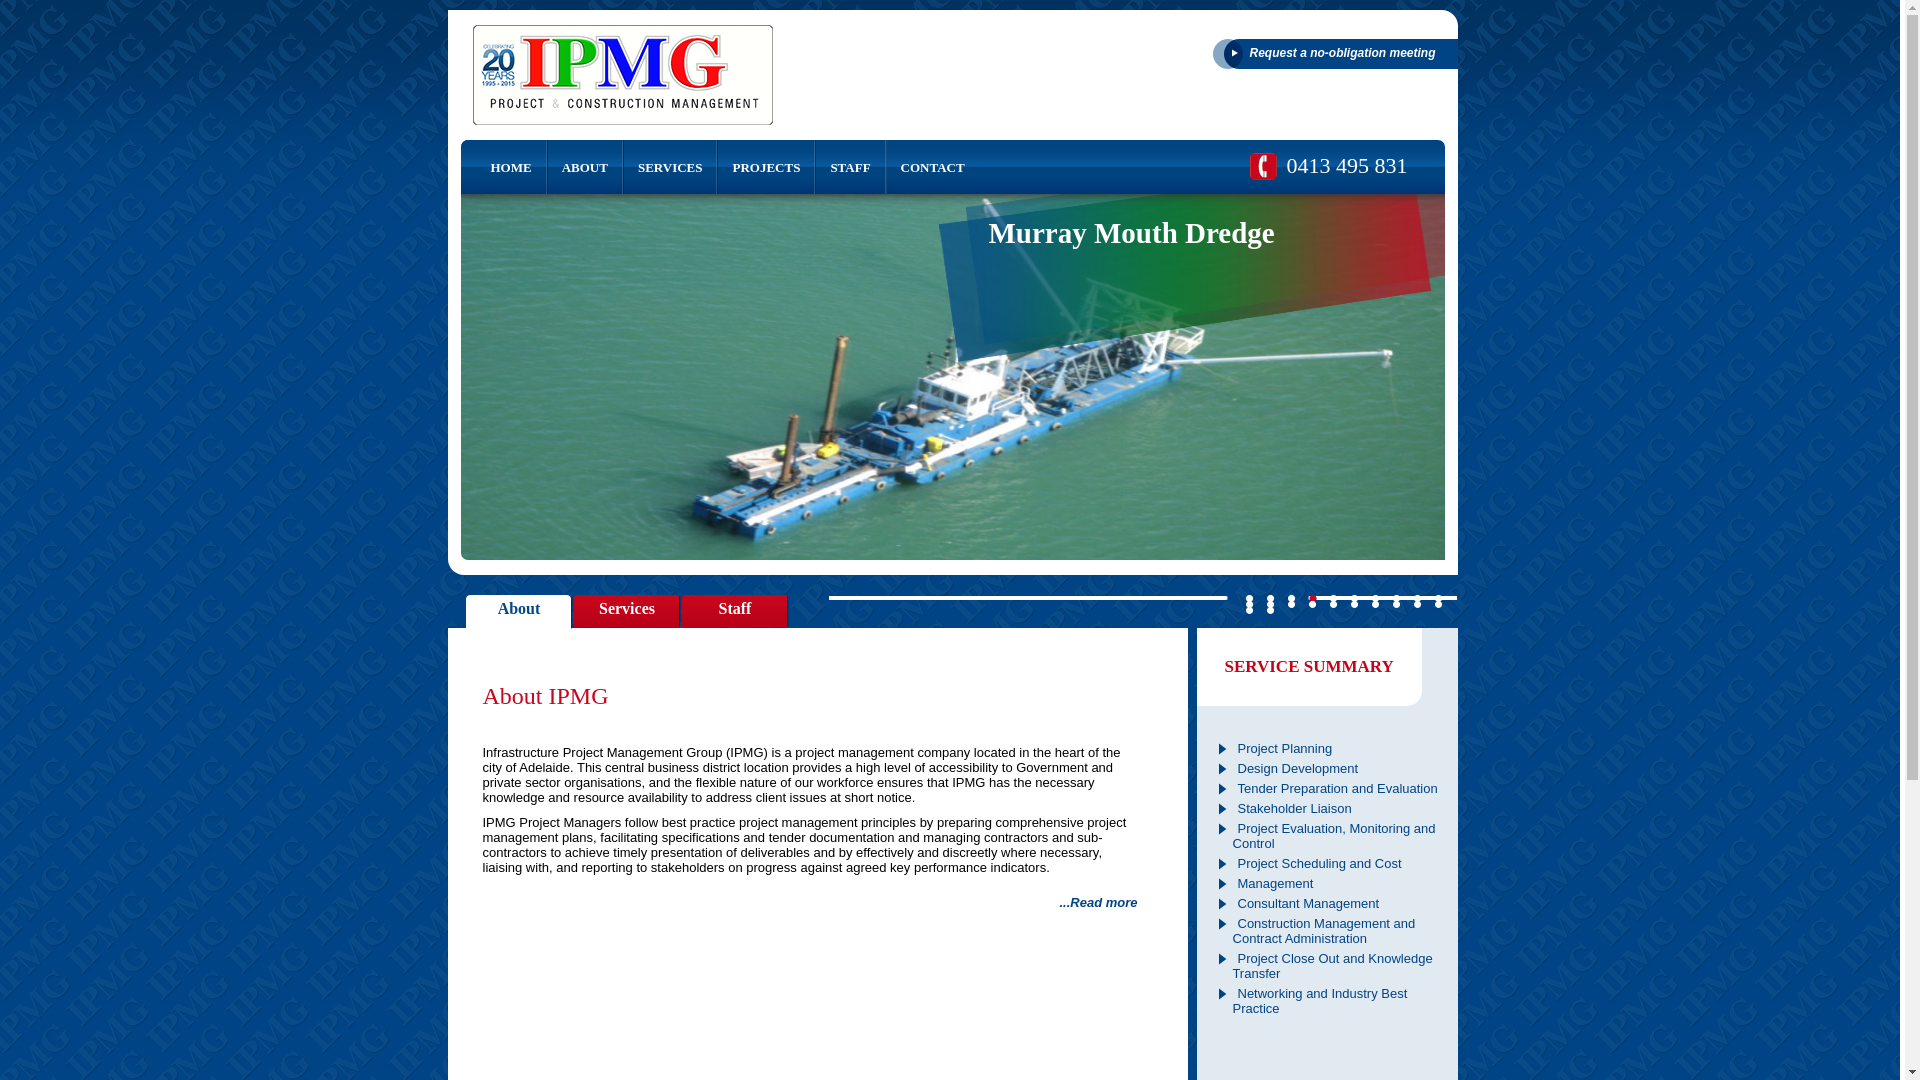  Describe the element at coordinates (1371, 603) in the screenshot. I see `'17'` at that location.